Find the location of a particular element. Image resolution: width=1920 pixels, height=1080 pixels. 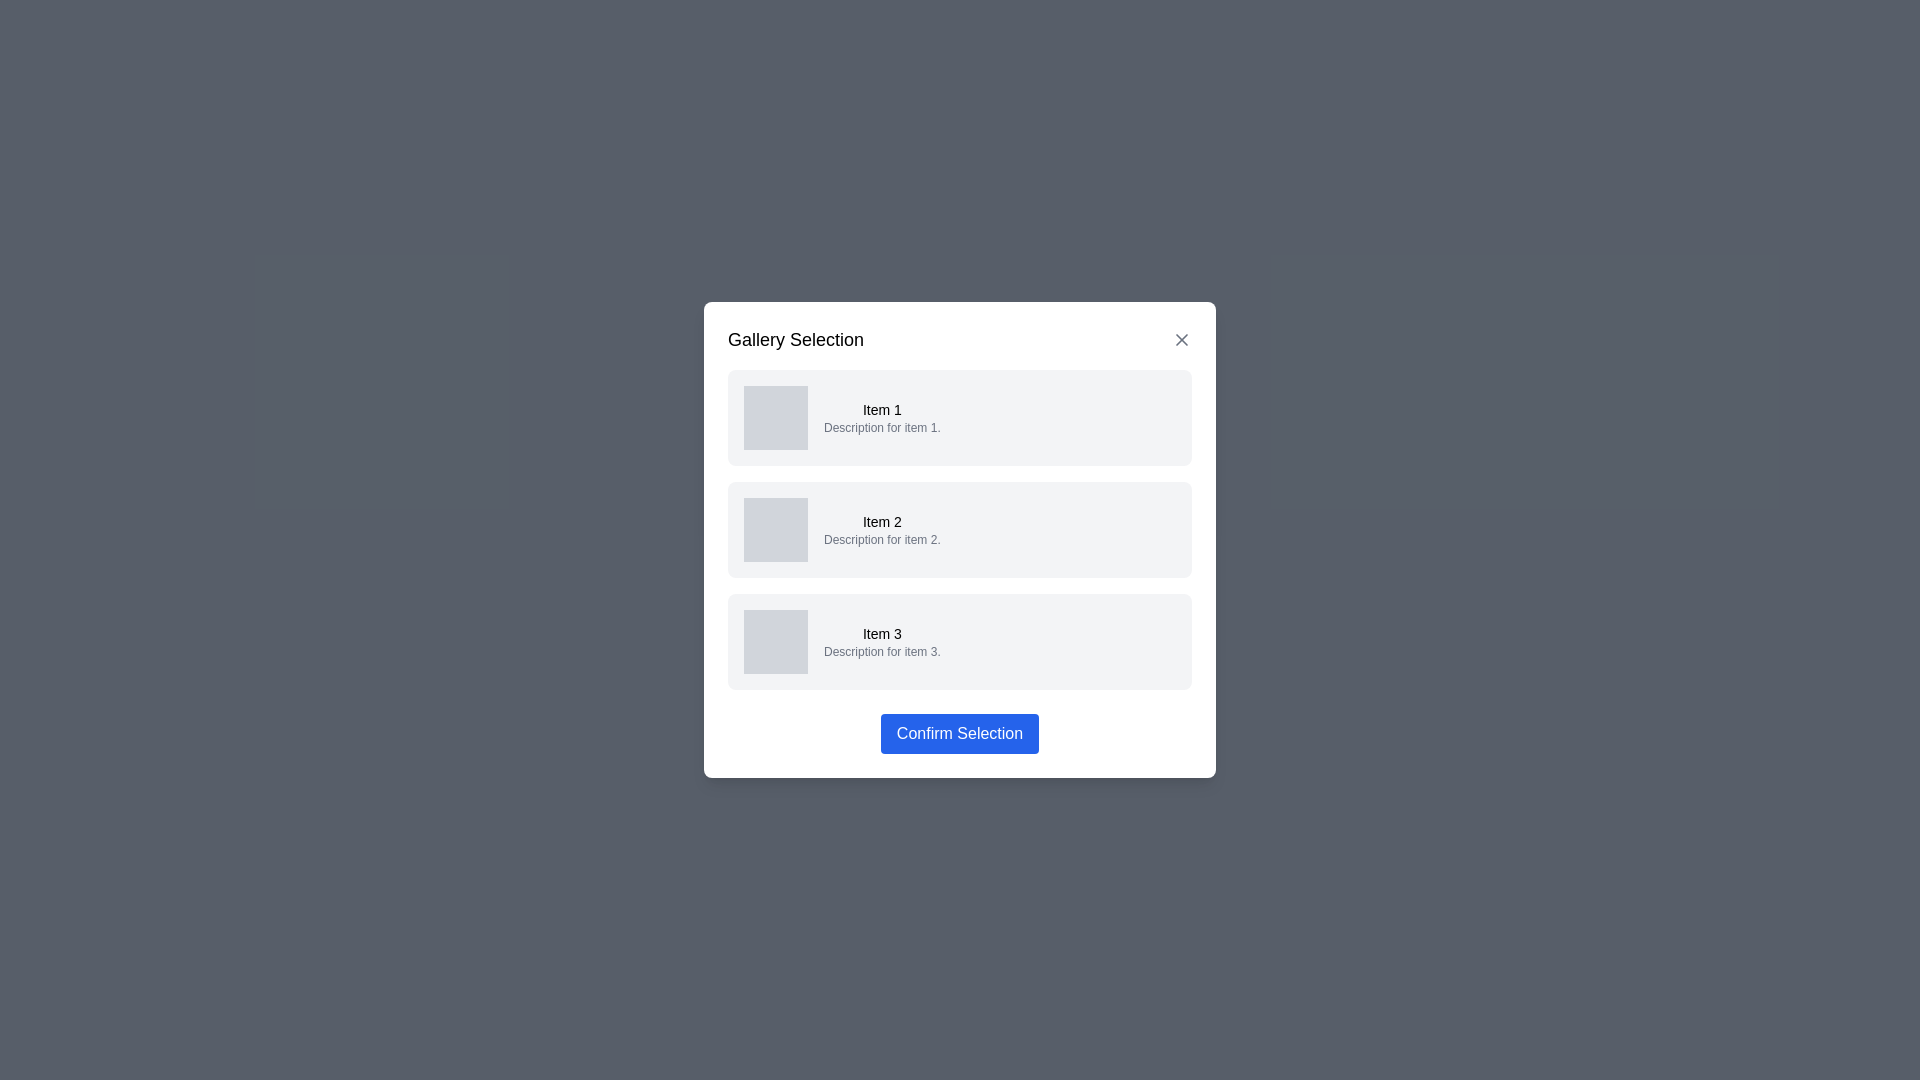

the text label displaying 'Description for item 2', which is positioned directly below the title 'Item 2' in a vertical list of items is located at coordinates (881, 540).